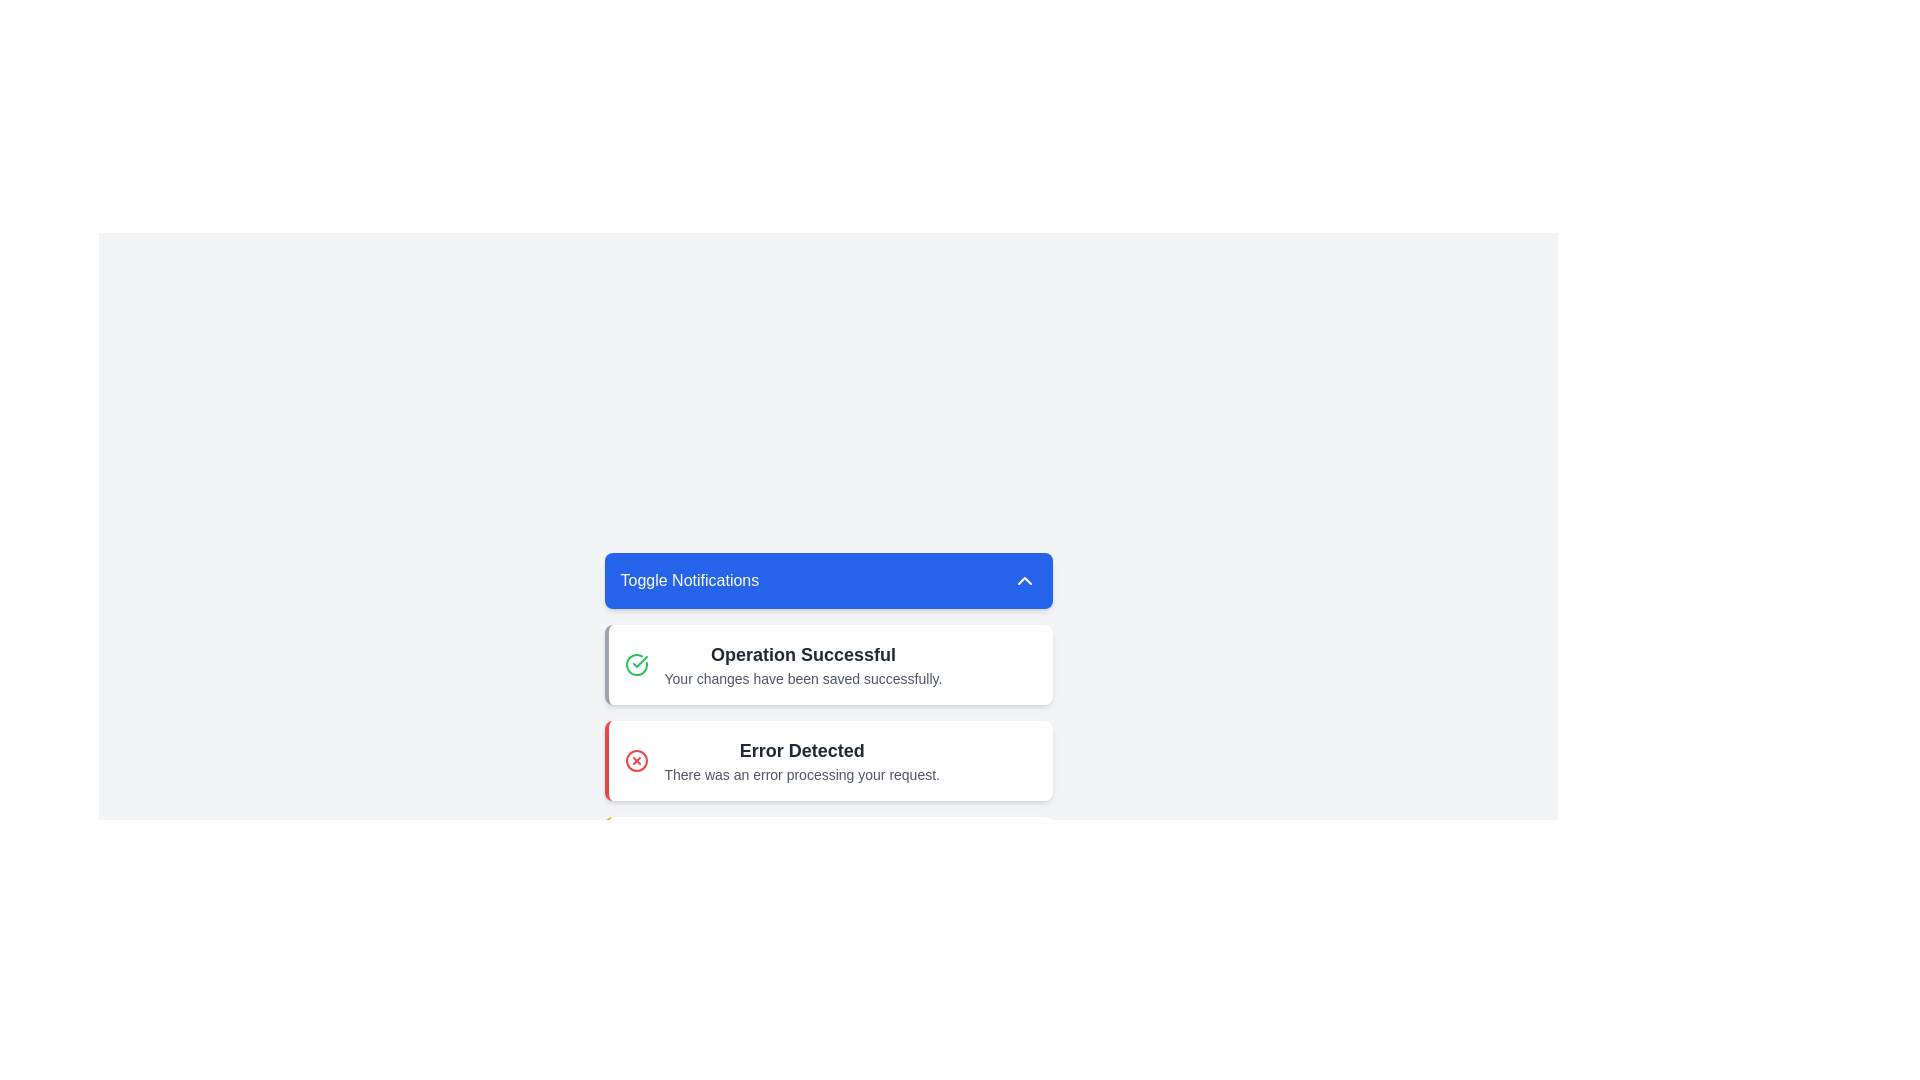  I want to click on the green circular outline vector graphic element within the 'Operation Successful' notification card, indicating a progress or status icon, so click(635, 664).